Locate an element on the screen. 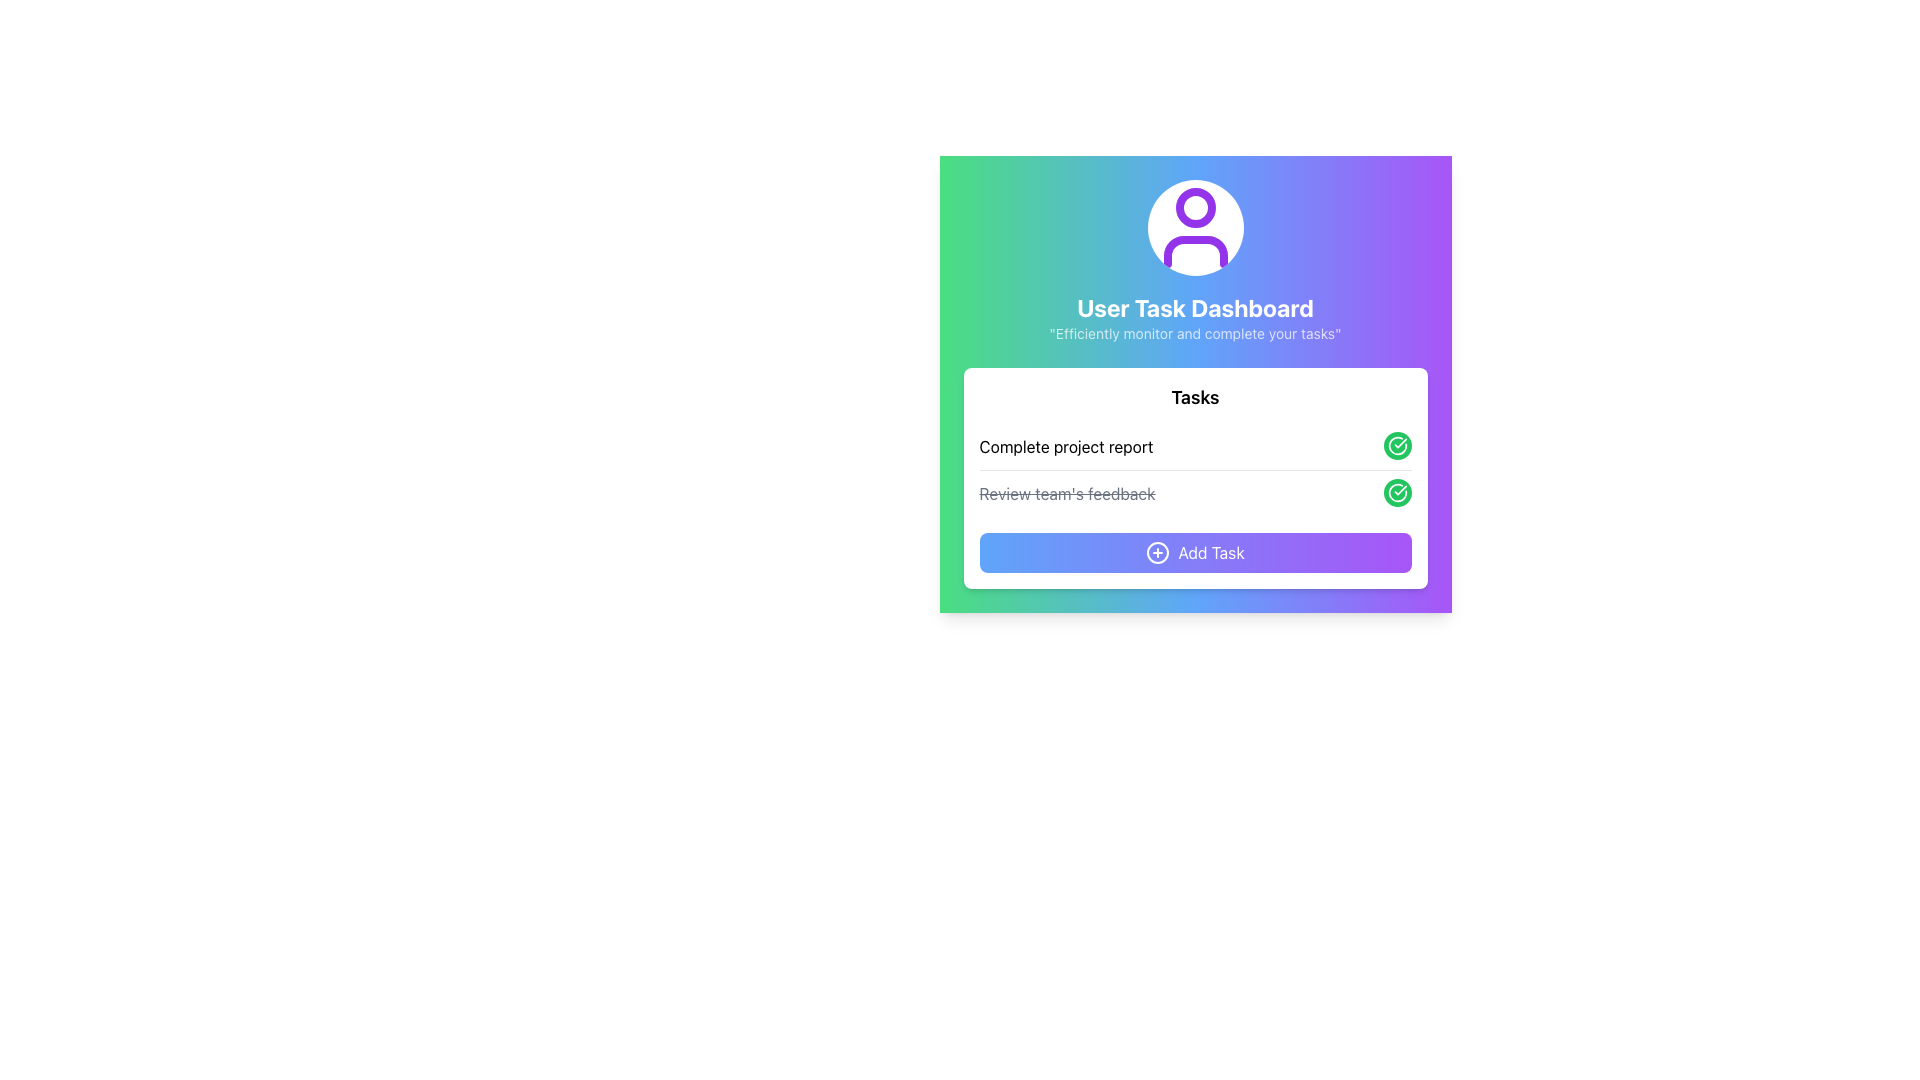 The width and height of the screenshot is (1920, 1080). the descriptive subtitle text label located beneath the heading 'User Task Dashboard' in the dashboard interface is located at coordinates (1195, 333).